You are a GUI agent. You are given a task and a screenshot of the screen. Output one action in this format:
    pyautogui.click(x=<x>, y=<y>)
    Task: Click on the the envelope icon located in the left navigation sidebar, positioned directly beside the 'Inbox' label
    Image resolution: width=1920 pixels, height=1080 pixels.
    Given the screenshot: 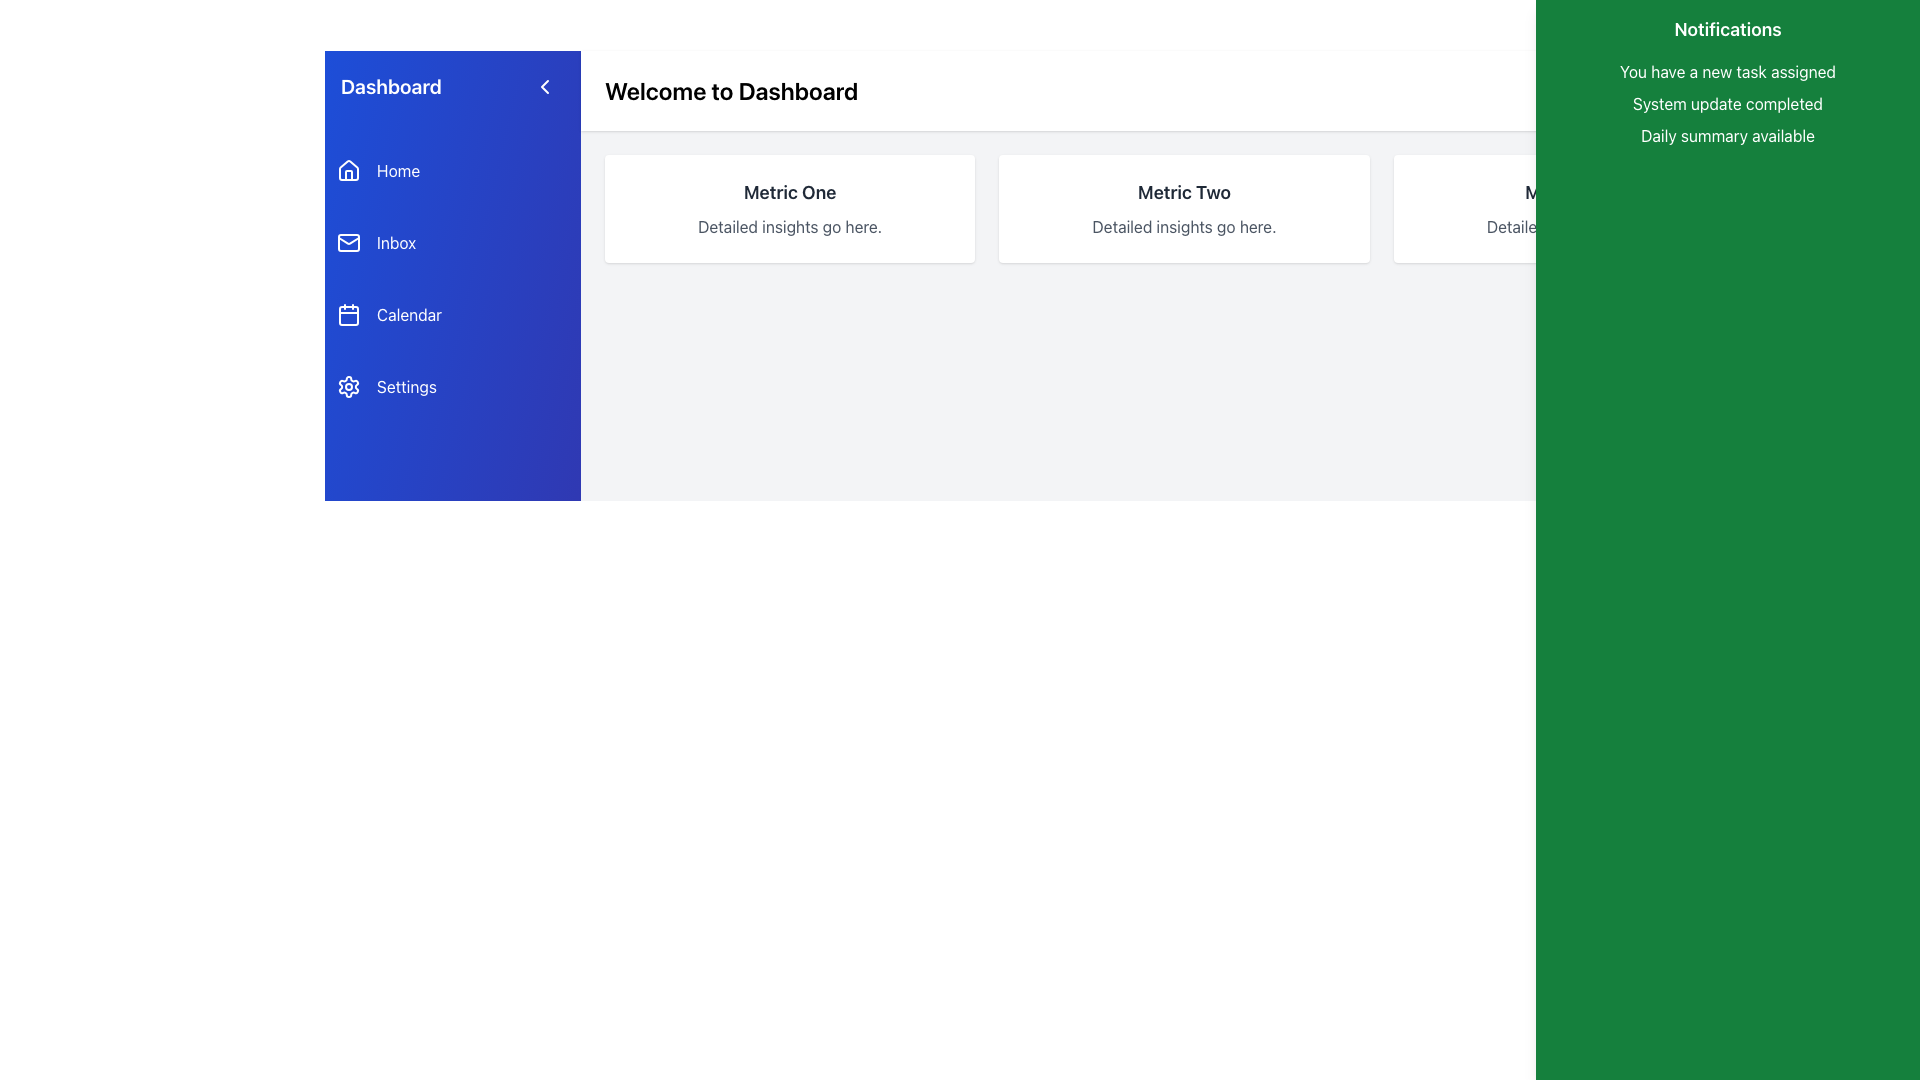 What is the action you would take?
    pyautogui.click(x=349, y=242)
    